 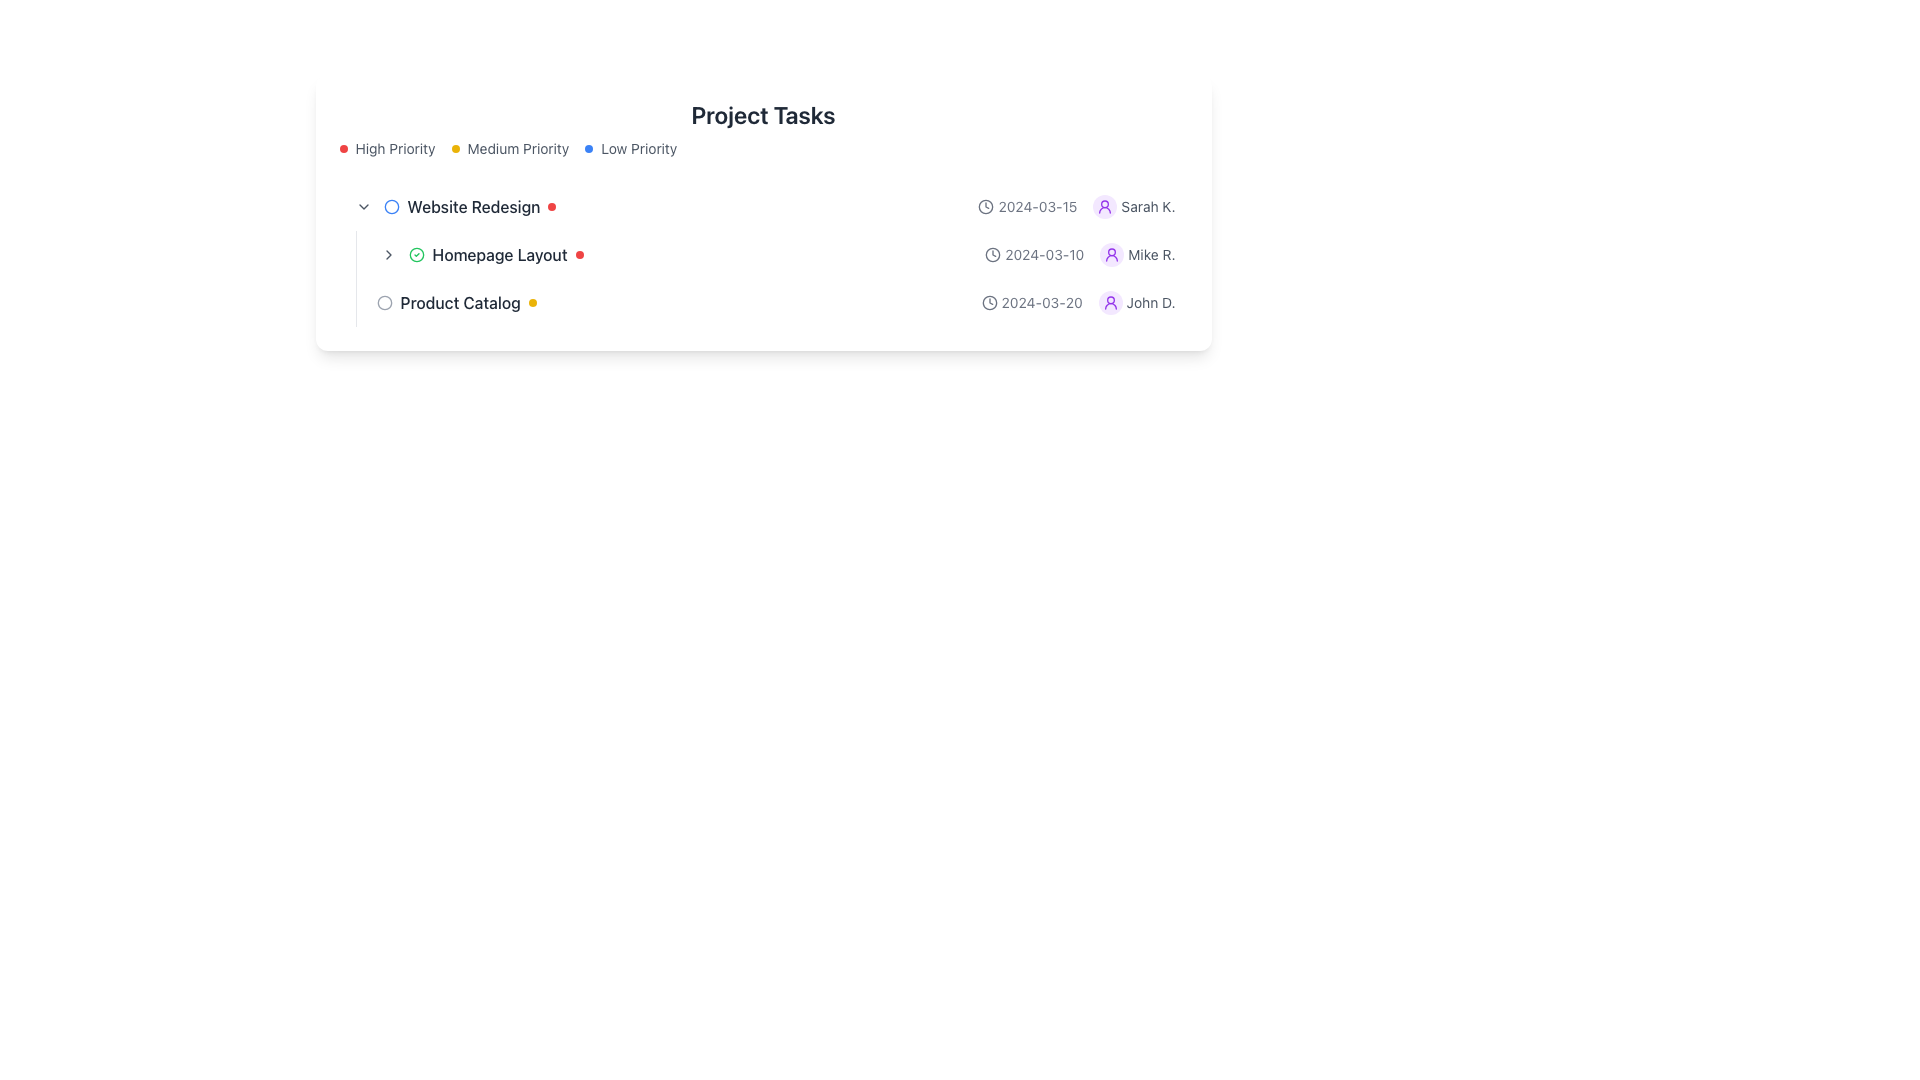 I want to click on the Text and Icon Group that displays the due date and assigned person for the task, located on the right side of the second item under 'Project Tasks' following 'Homepage Layout.', so click(x=1079, y=253).